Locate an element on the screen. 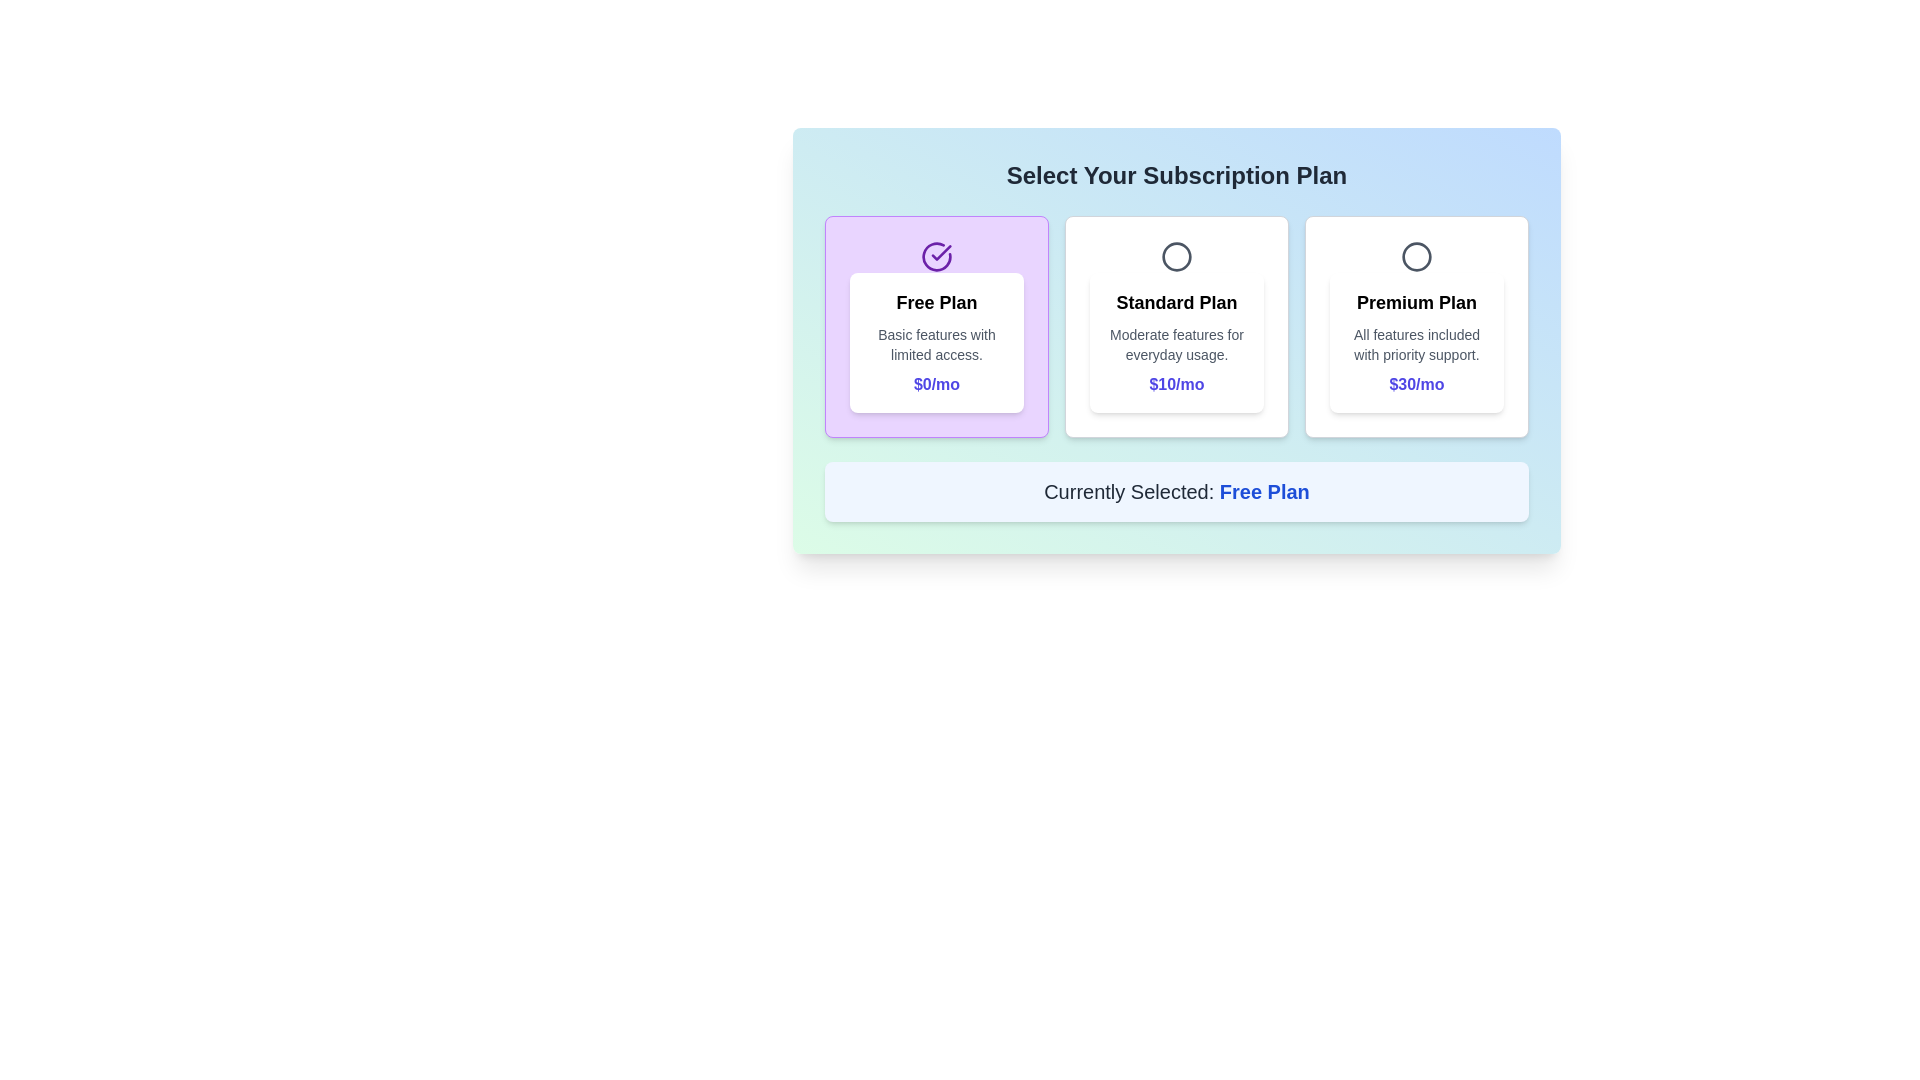 The height and width of the screenshot is (1080, 1920). the 'Standard Plan' title text label, which indicates the name of the specific plan and is positioned above the description and price is located at coordinates (1176, 303).